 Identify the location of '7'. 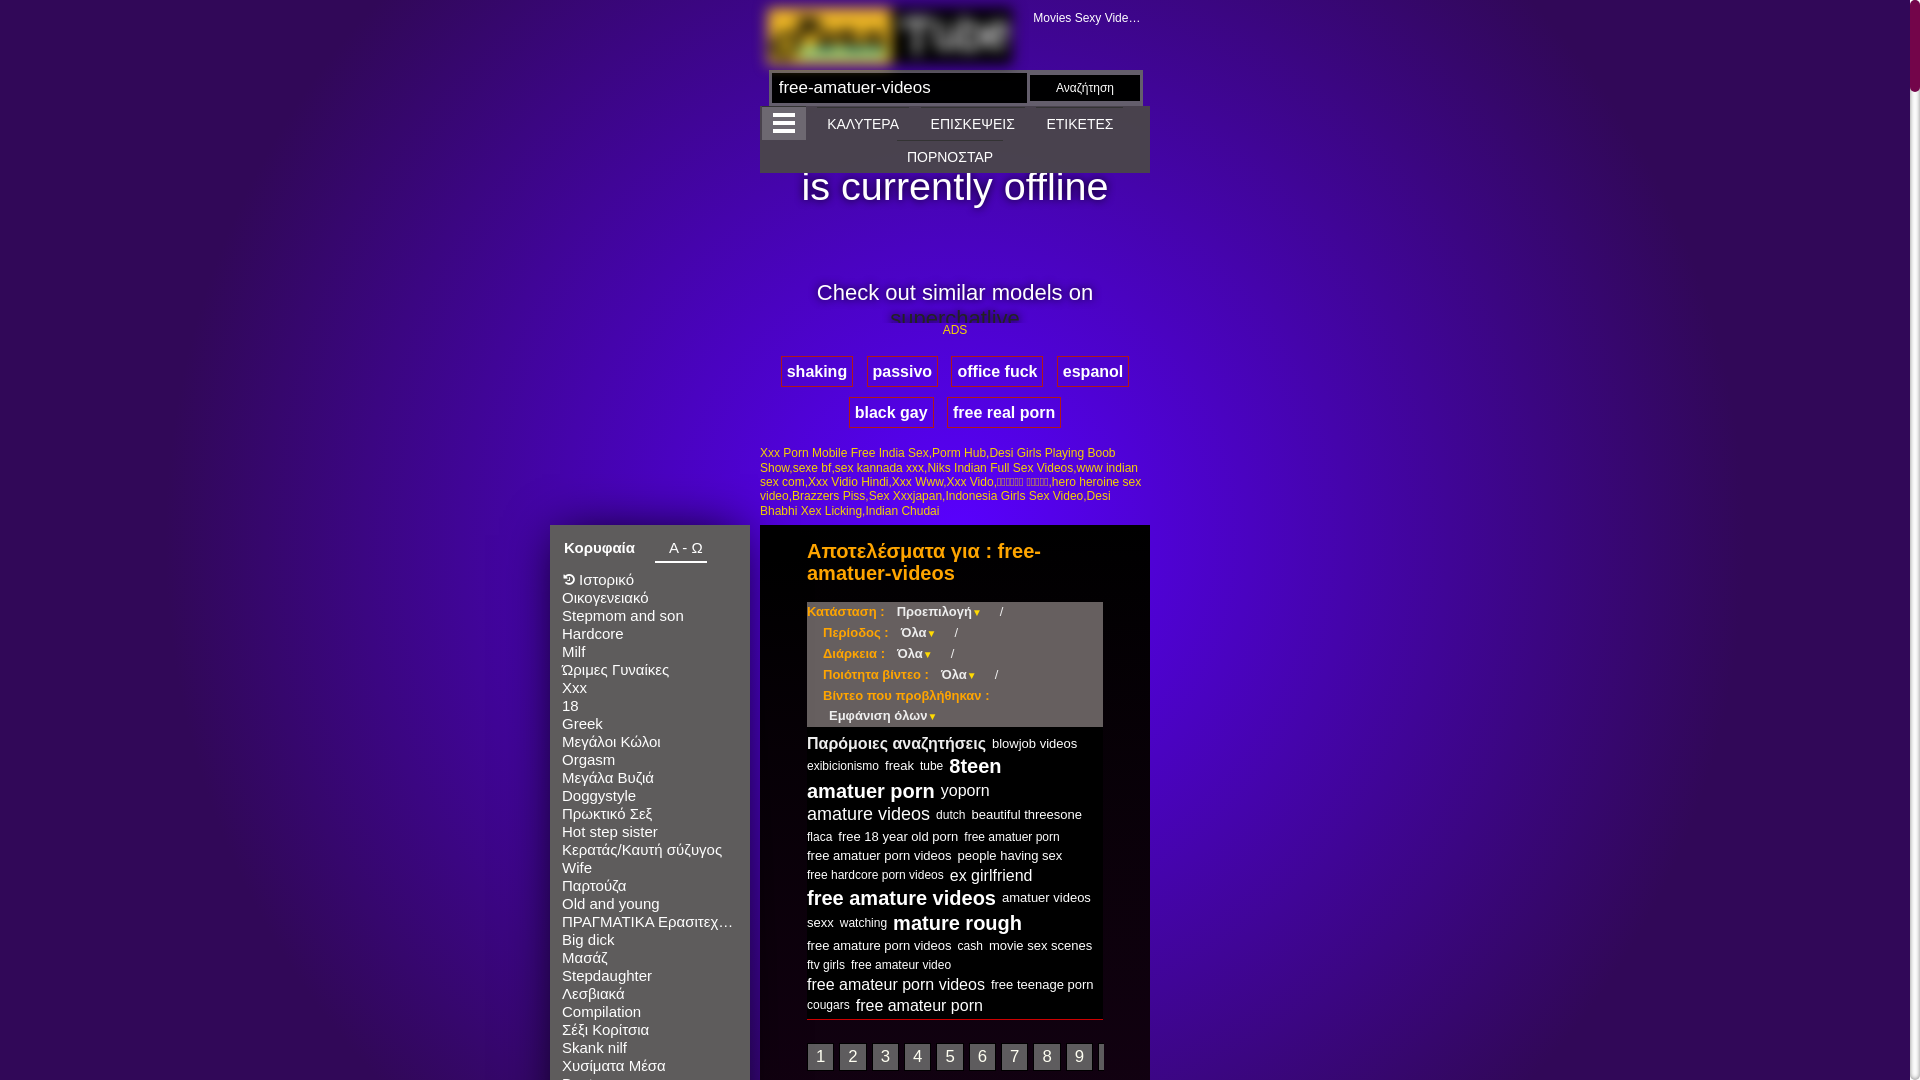
(1014, 1055).